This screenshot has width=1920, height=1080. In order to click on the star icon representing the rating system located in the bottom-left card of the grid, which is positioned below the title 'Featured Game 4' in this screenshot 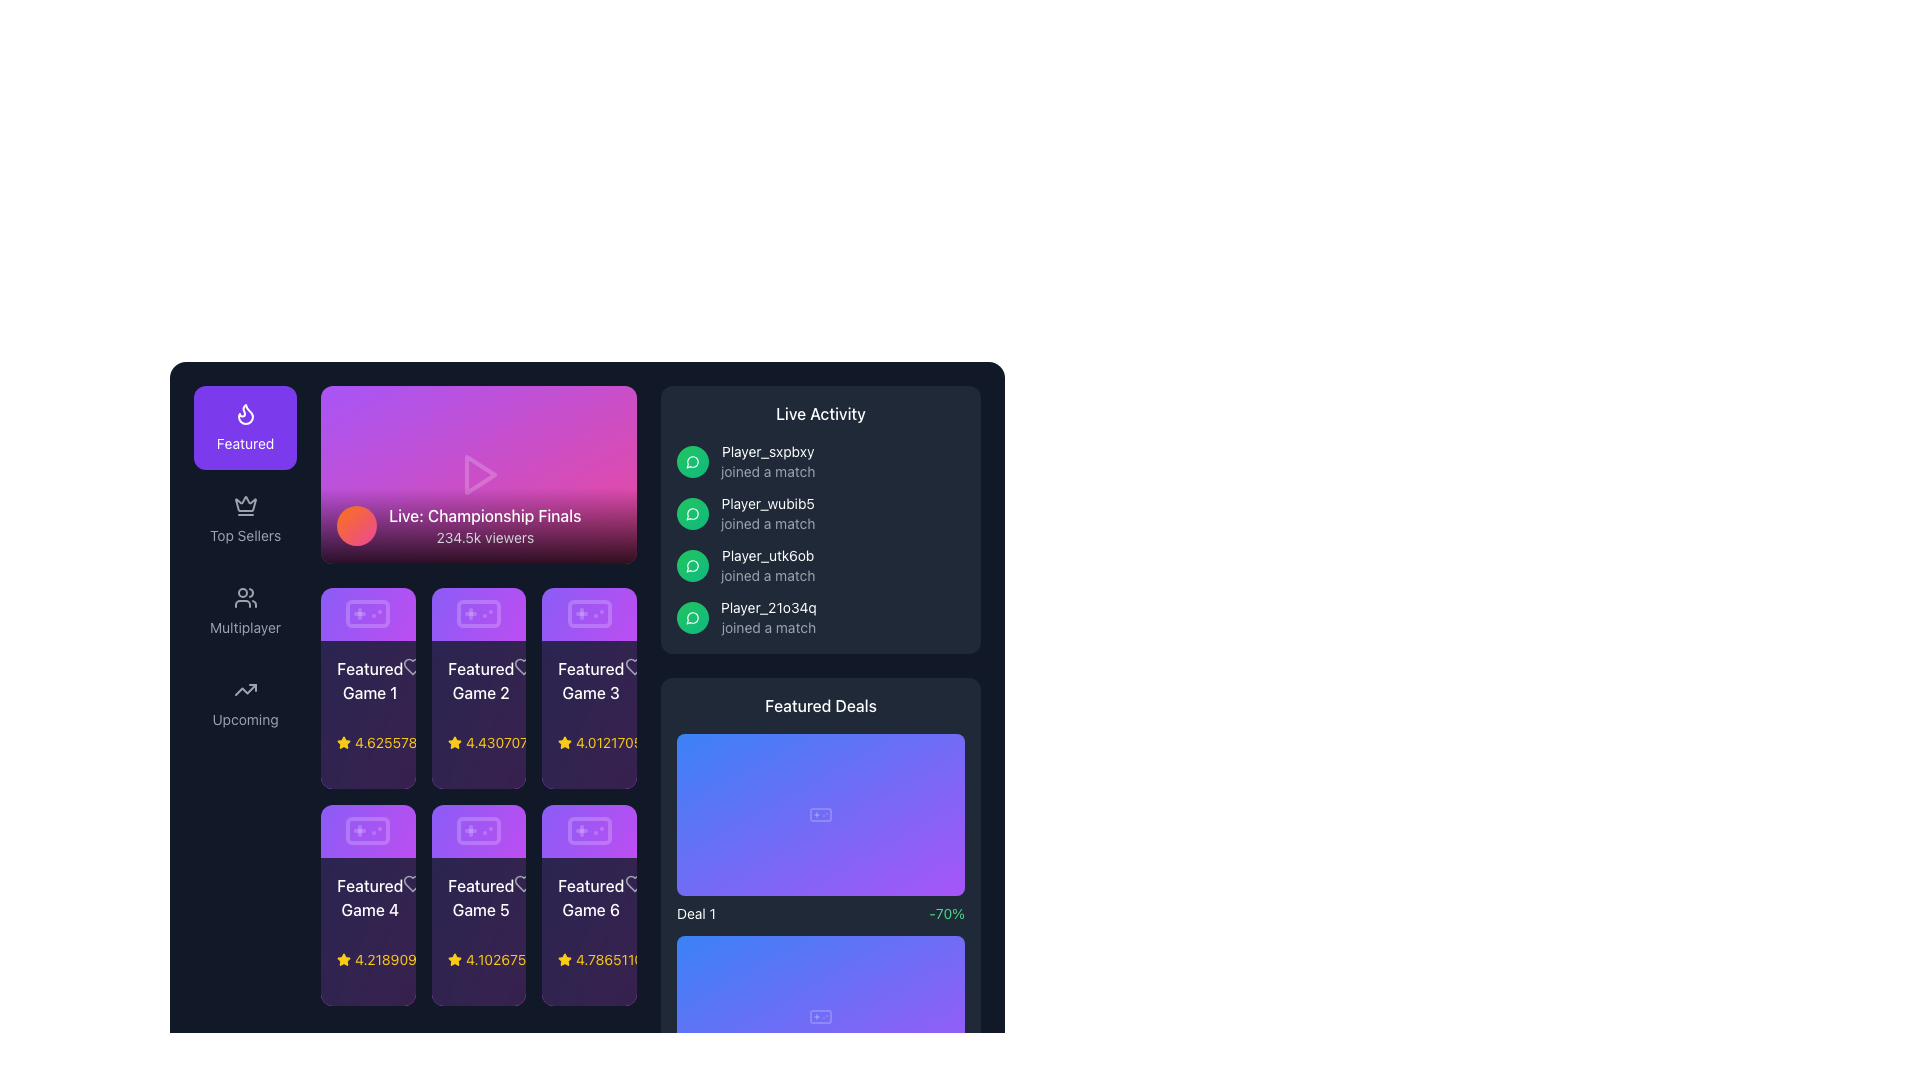, I will do `click(344, 959)`.